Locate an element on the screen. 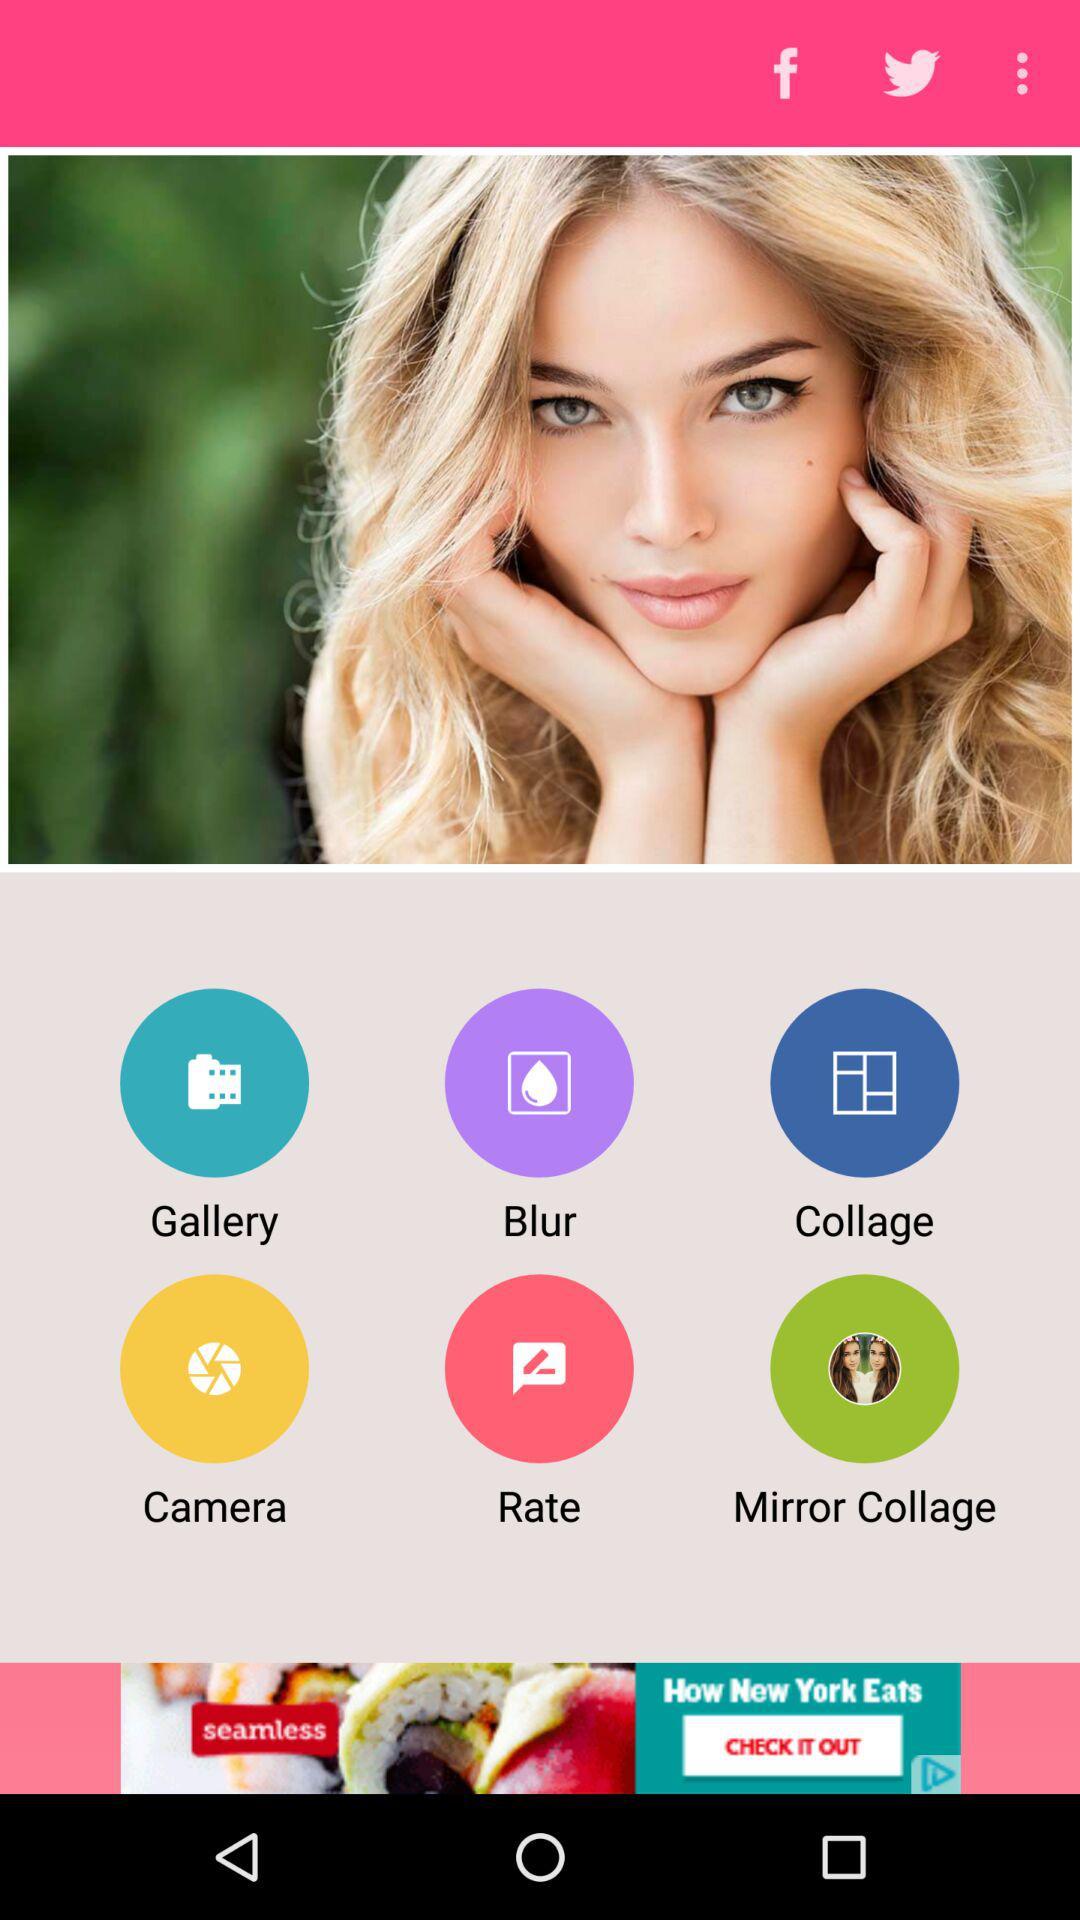 The image size is (1080, 1920). open camera is located at coordinates (214, 1367).